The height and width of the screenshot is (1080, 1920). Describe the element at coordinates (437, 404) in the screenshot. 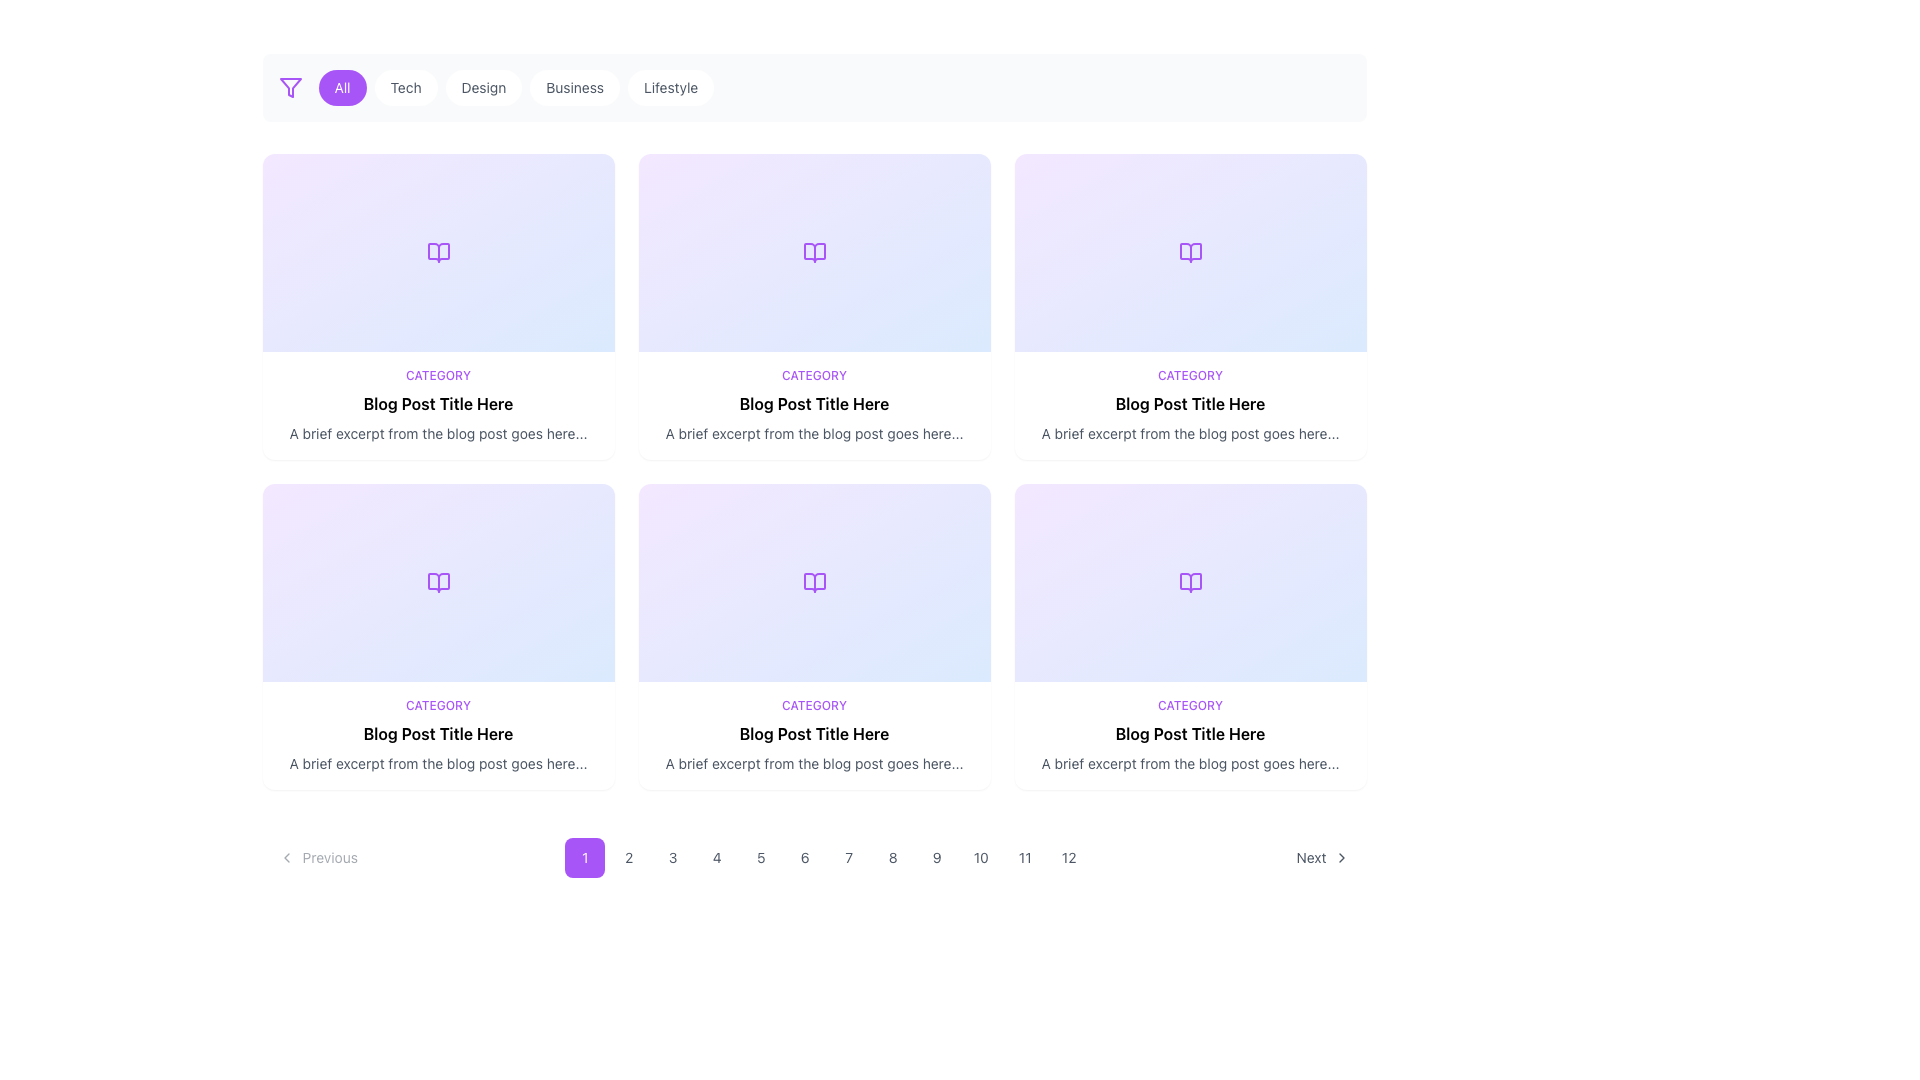

I see `the text label displaying 'Blog Post Title Here', which is styled with bold typography and located in the middle row, second column of the blog entries grid` at that location.